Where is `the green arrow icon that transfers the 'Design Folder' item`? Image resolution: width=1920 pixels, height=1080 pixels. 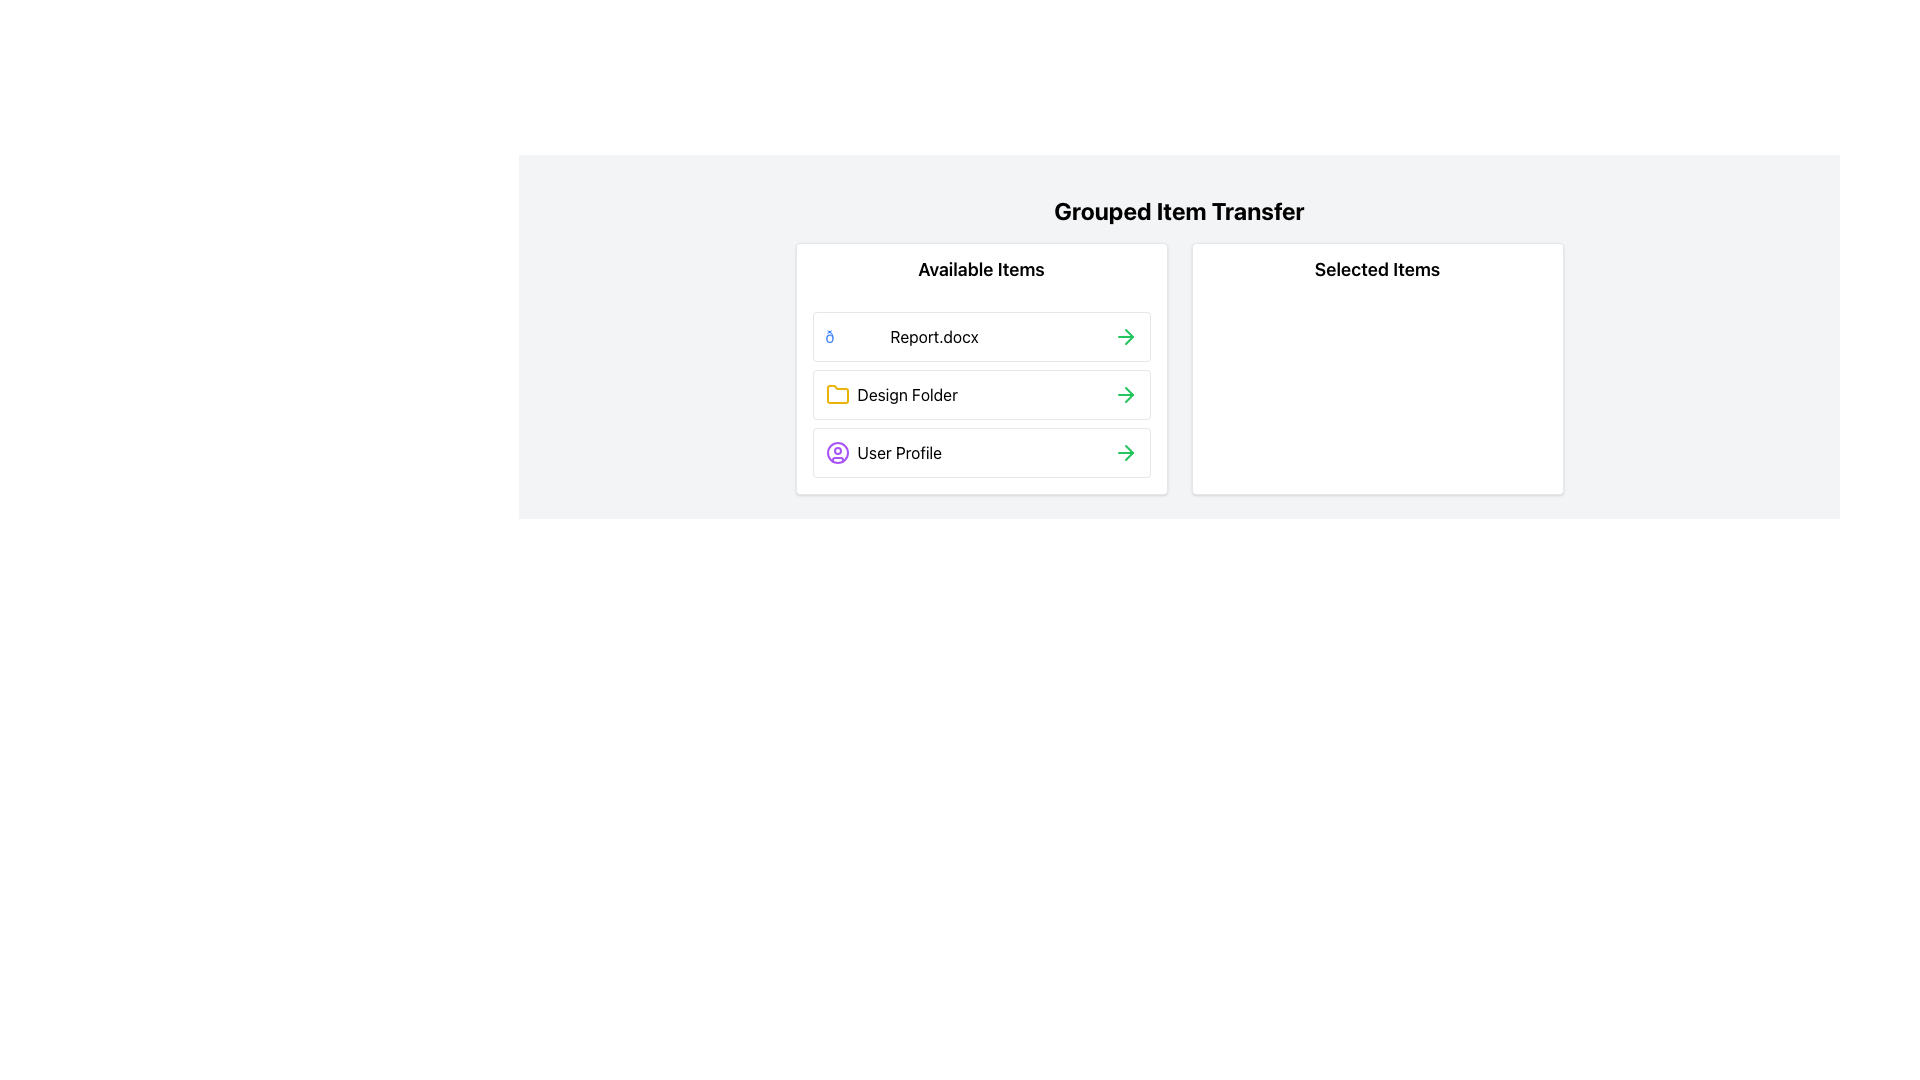
the green arrow icon that transfers the 'Design Folder' item is located at coordinates (1125, 394).